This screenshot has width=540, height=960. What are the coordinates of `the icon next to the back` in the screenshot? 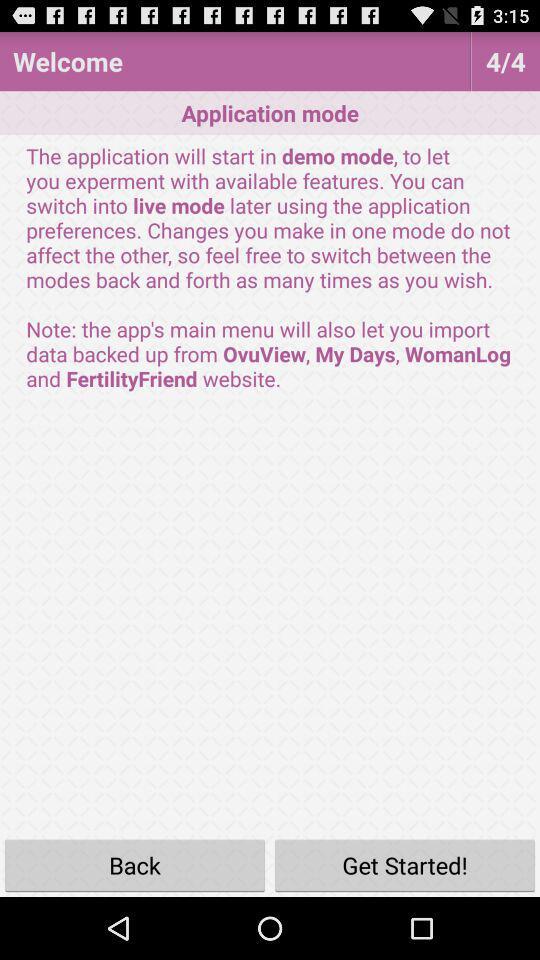 It's located at (405, 864).